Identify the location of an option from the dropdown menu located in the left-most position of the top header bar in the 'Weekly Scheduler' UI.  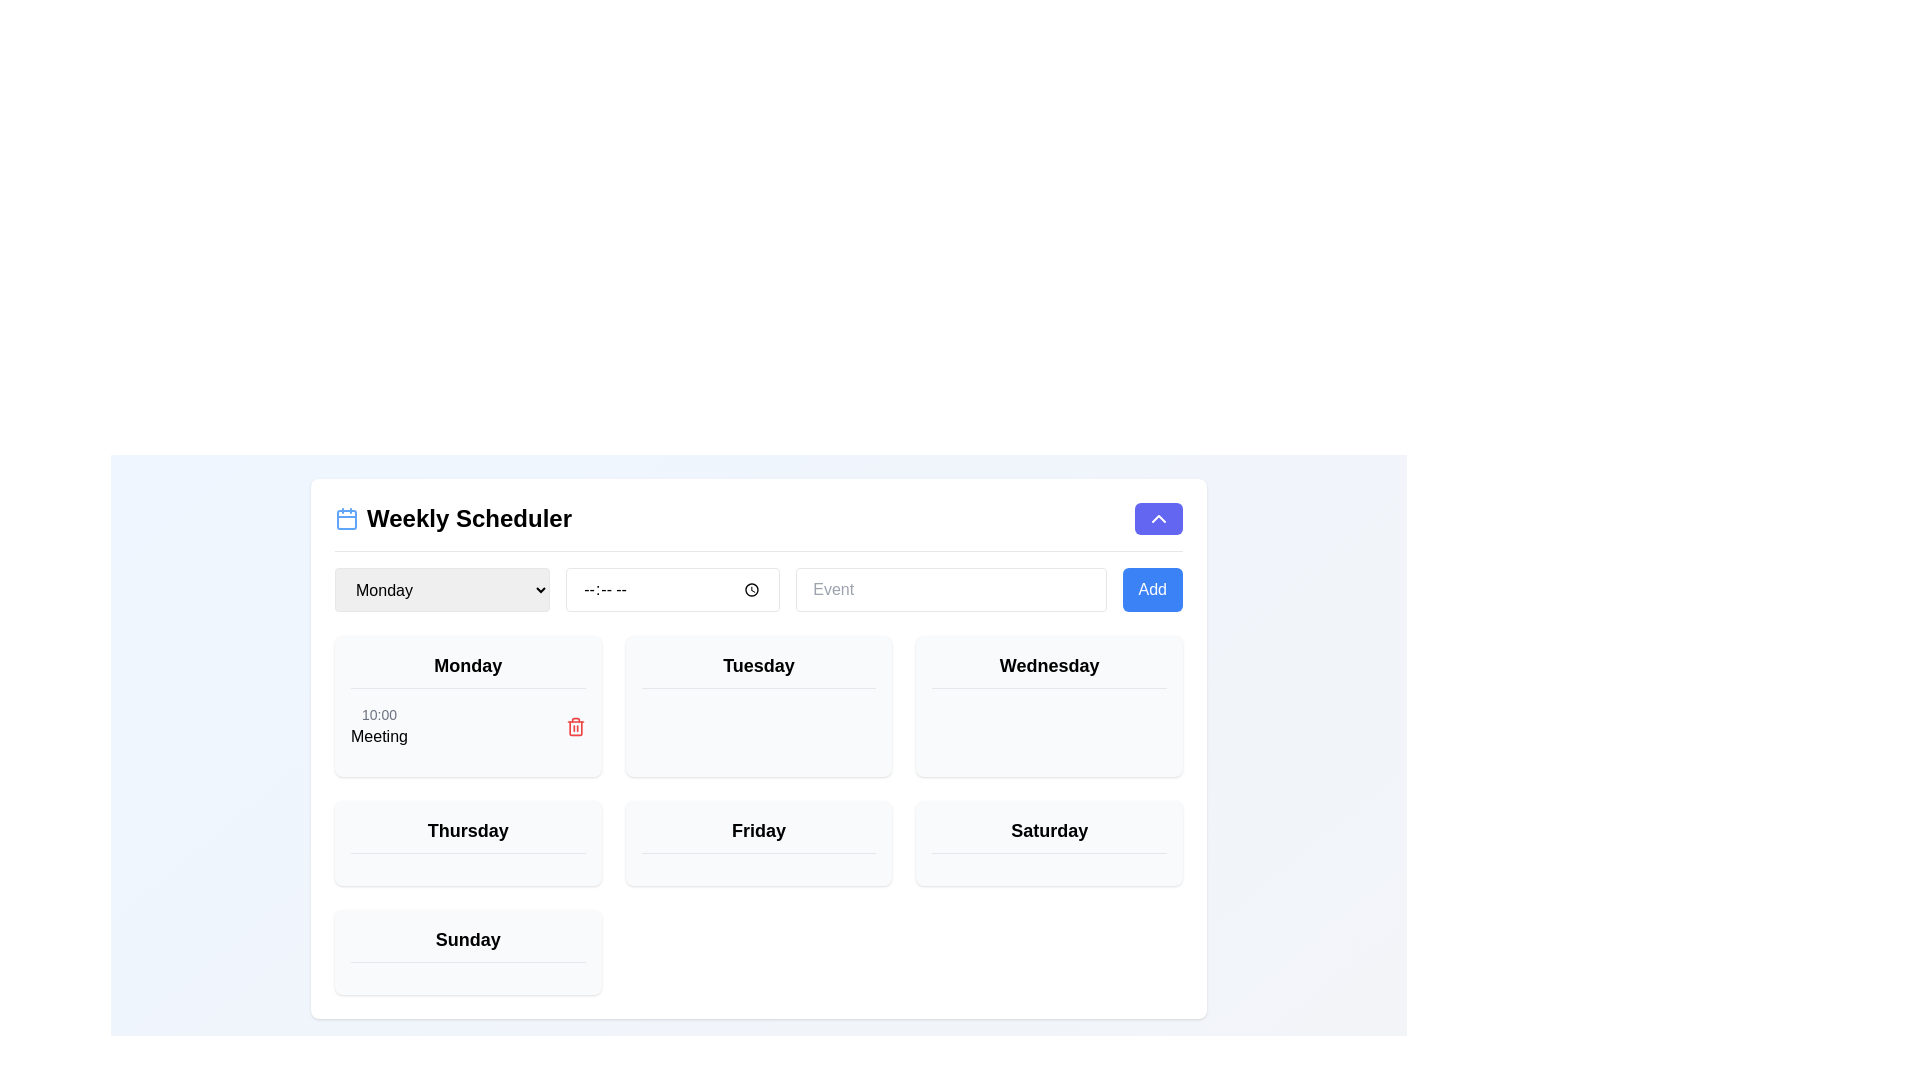
(441, 589).